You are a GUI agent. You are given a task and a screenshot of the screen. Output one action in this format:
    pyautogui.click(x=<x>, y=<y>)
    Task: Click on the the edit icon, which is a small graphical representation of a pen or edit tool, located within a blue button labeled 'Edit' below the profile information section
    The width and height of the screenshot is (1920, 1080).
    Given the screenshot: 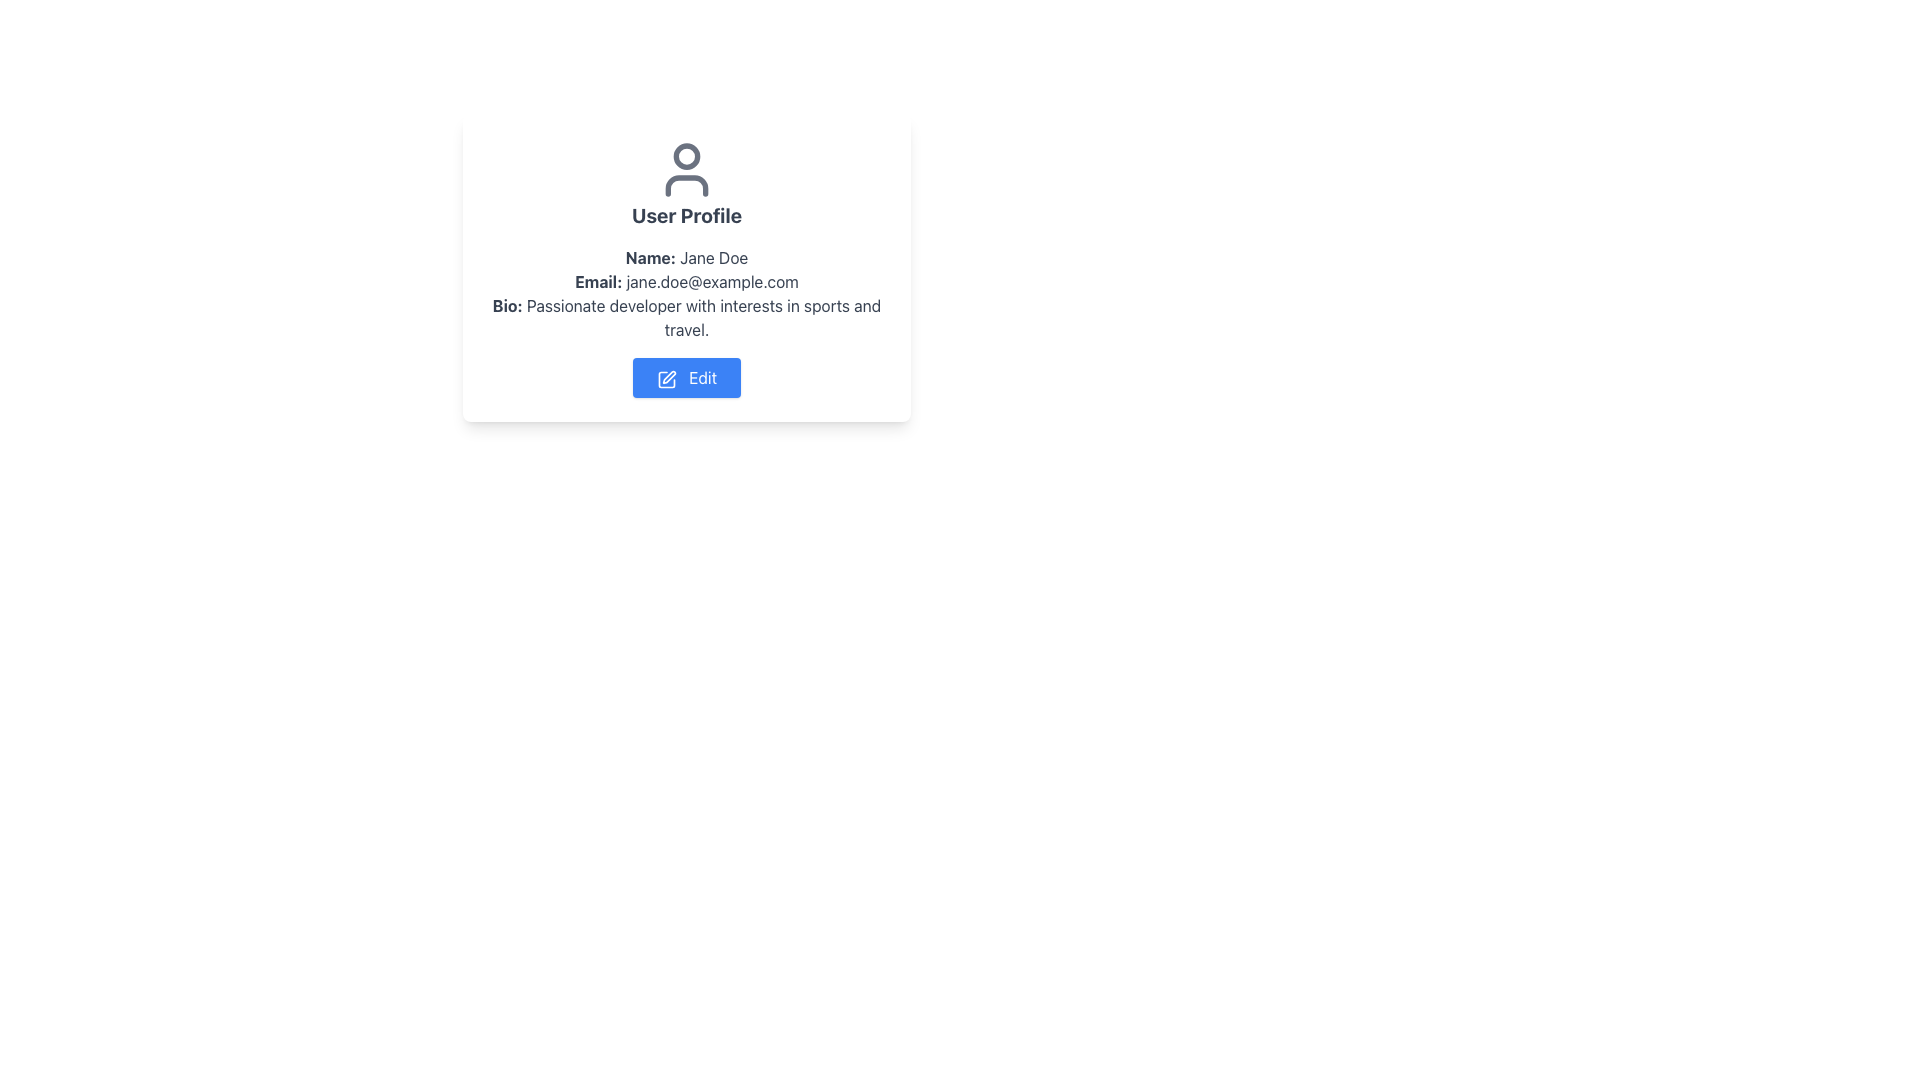 What is the action you would take?
    pyautogui.click(x=669, y=377)
    